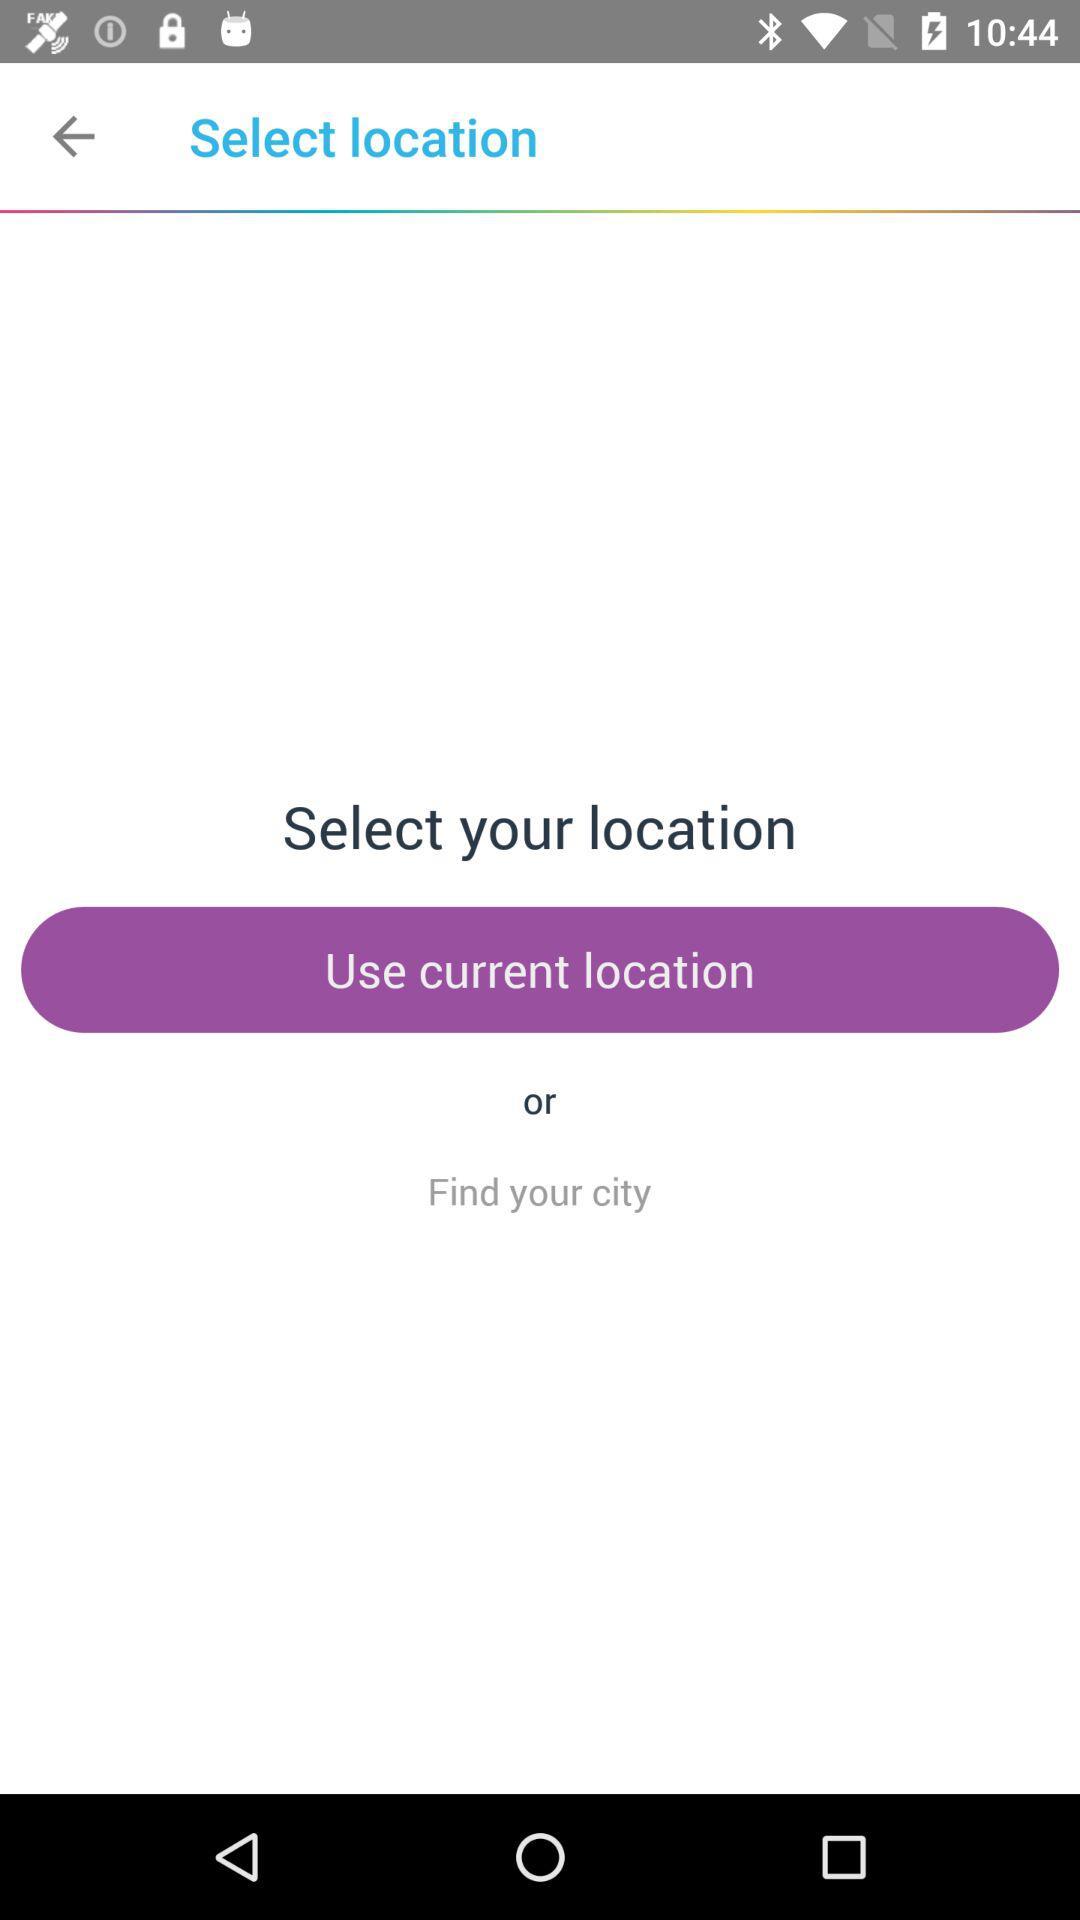 This screenshot has width=1080, height=1920. I want to click on item to the left of select location, so click(72, 135).